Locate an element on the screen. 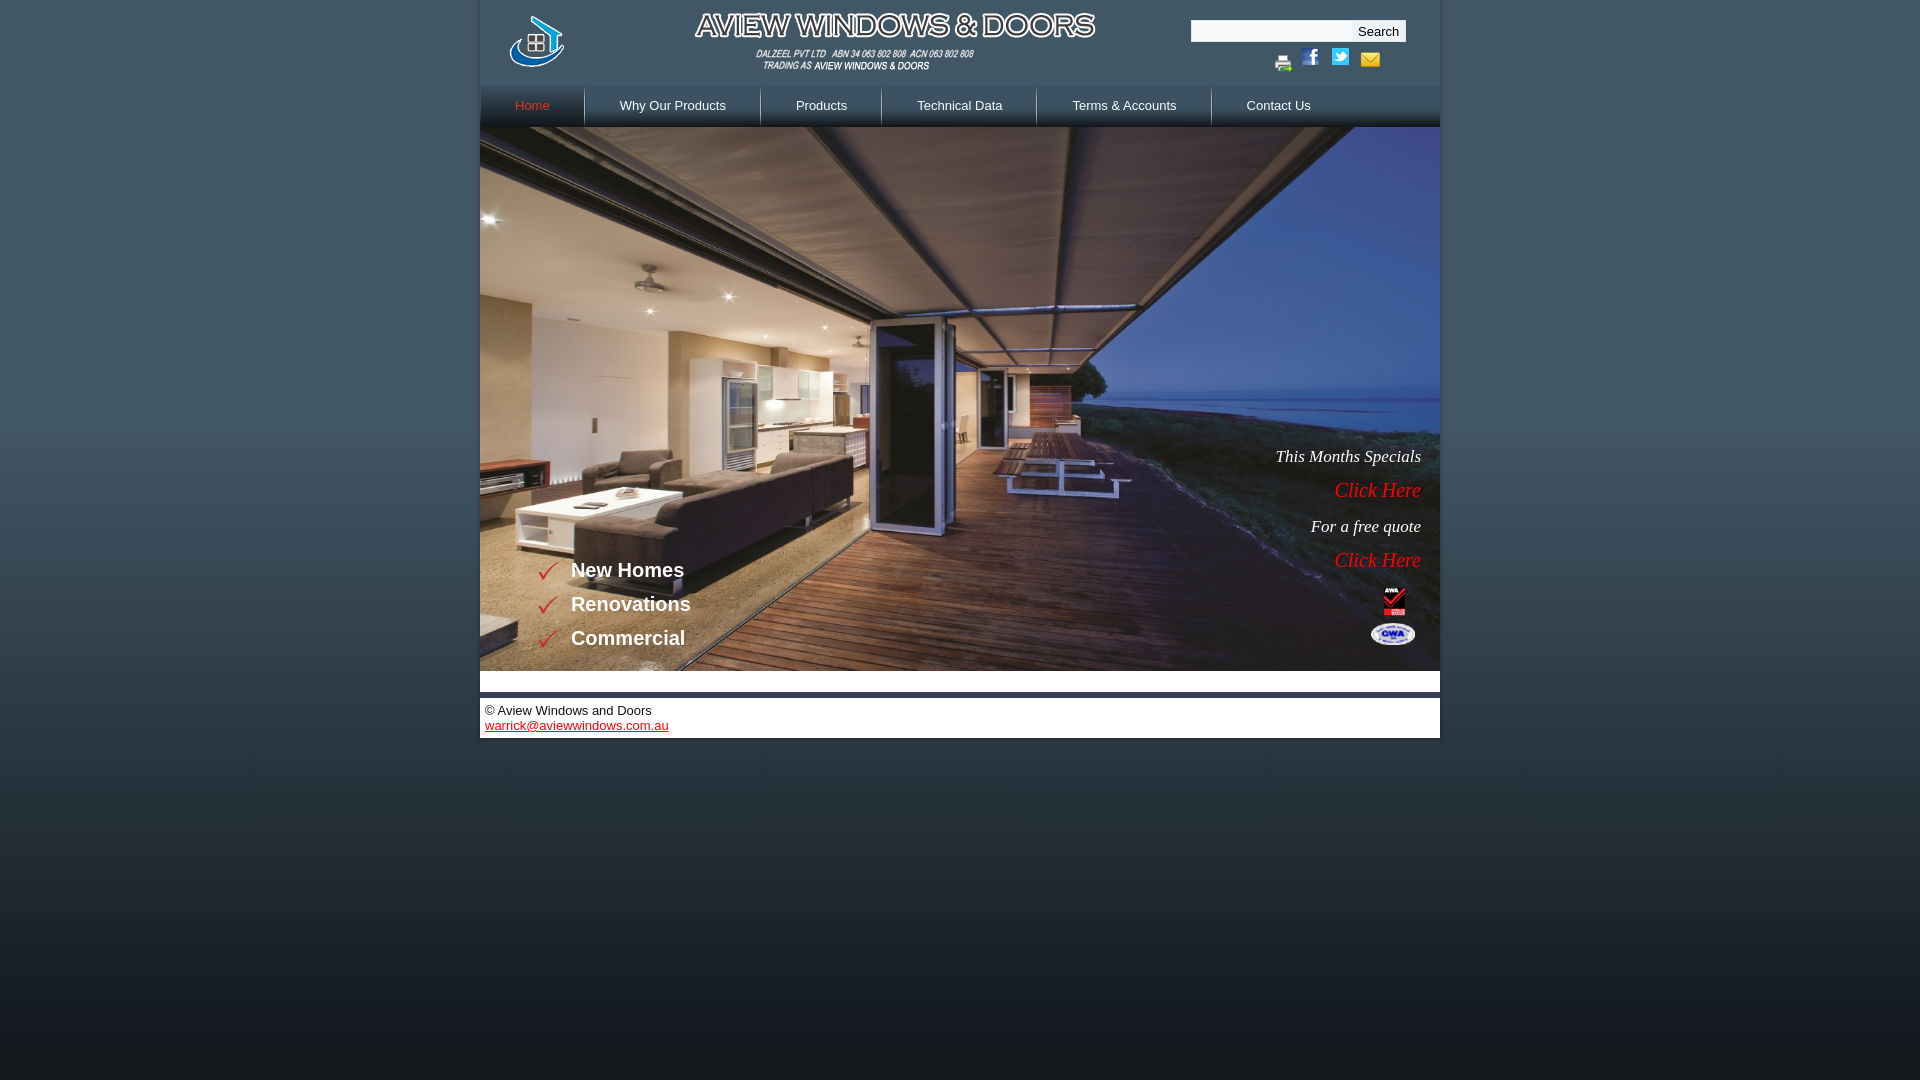 This screenshot has height=1080, width=1920. 'Technical Data' is located at coordinates (958, 105).